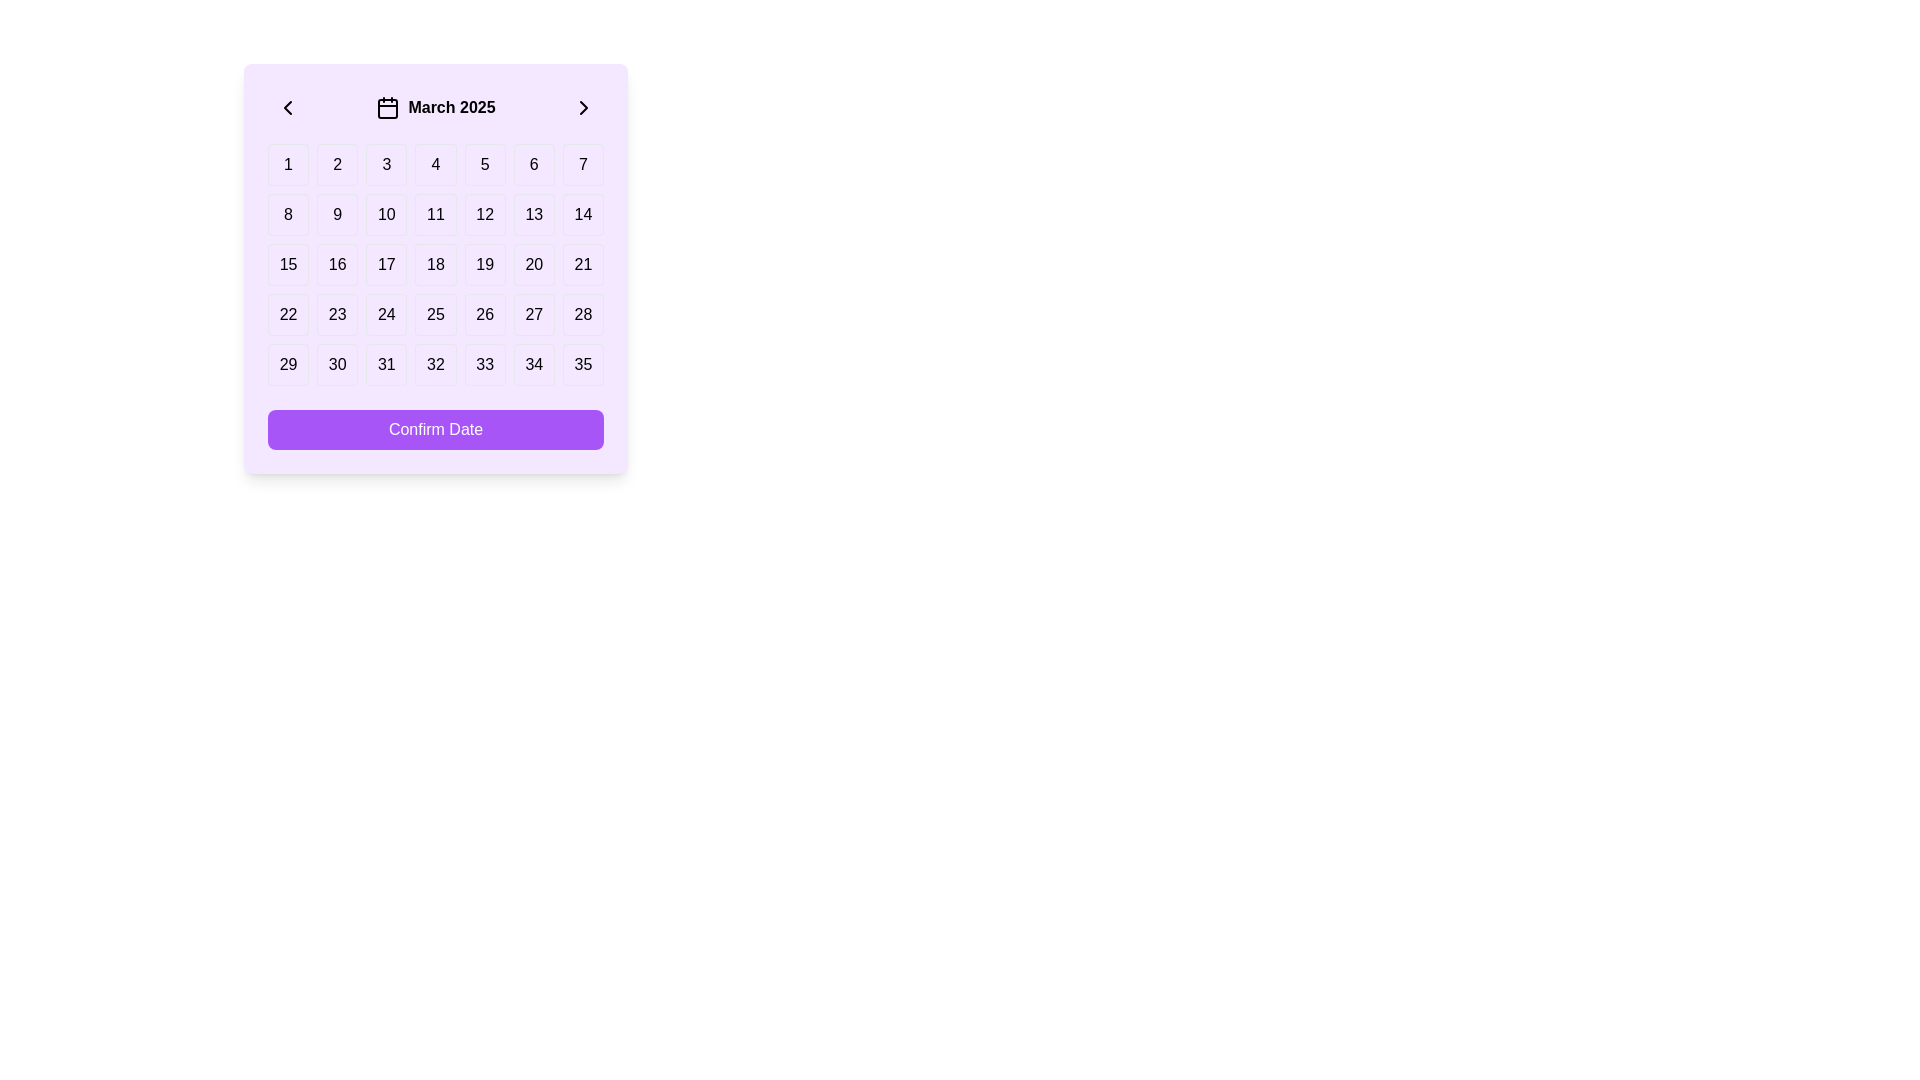 The width and height of the screenshot is (1920, 1080). I want to click on the selectable calendar date box displaying the number '26', located in the 4th row and 5th column of the calendar grid, so click(485, 315).